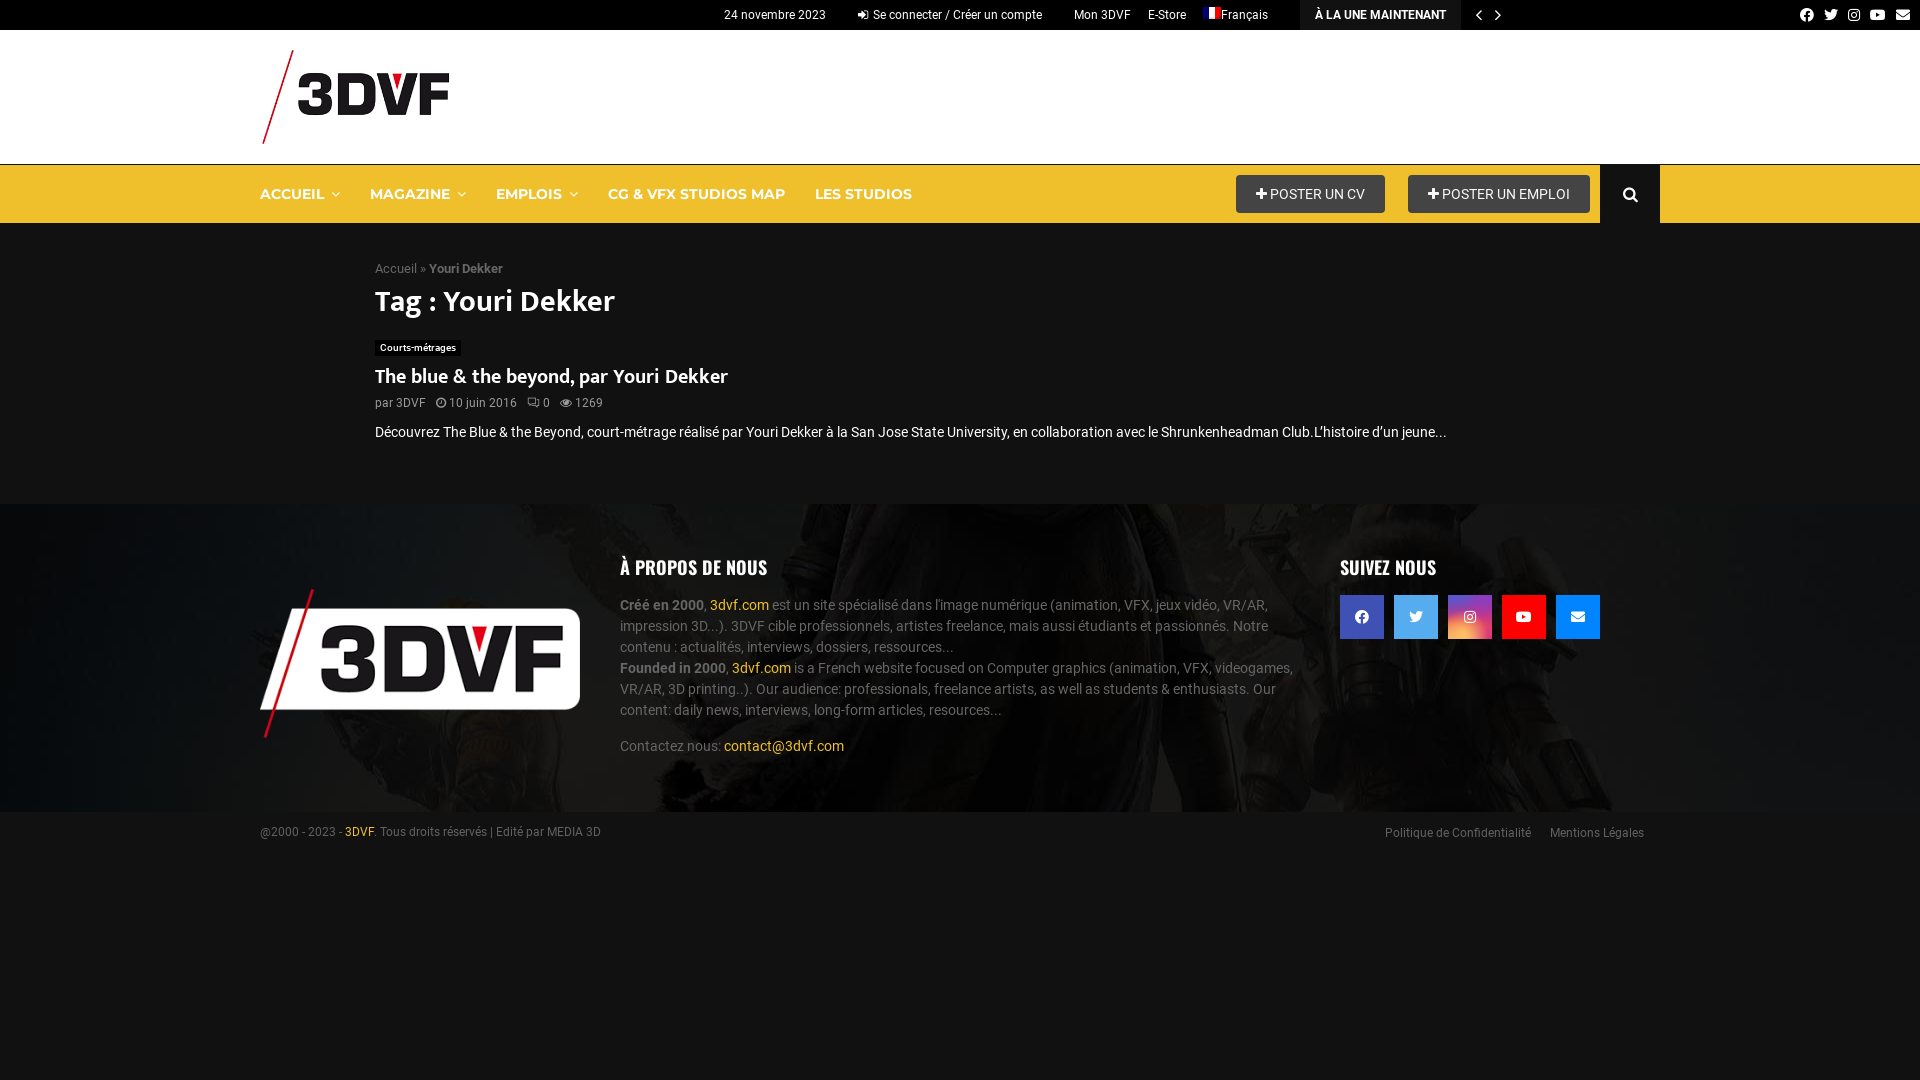  What do you see at coordinates (738, 604) in the screenshot?
I see `'3dvf.com'` at bounding box center [738, 604].